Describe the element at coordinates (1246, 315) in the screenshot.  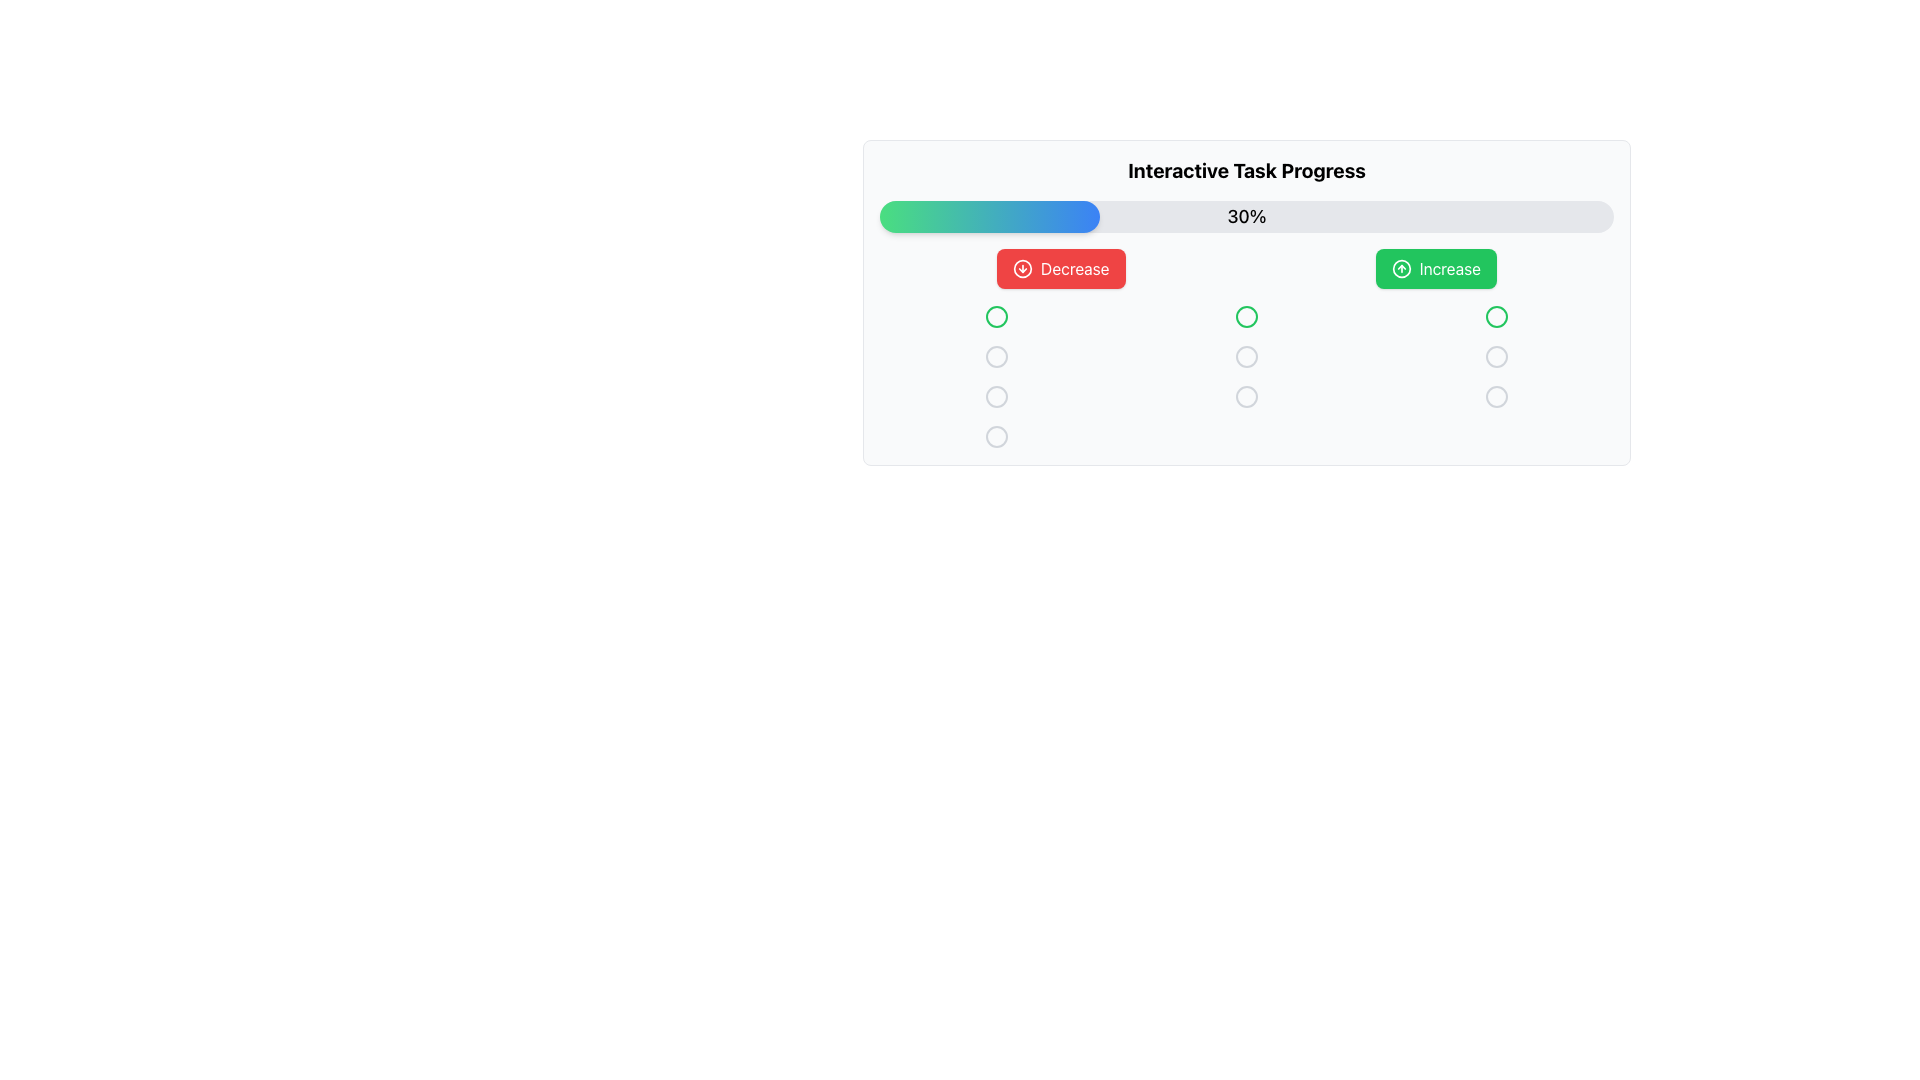
I see `the decorative Circle (SVG Element) located within the center column of the interface, directly below the 'Decrease' and 'Increase' buttons` at that location.